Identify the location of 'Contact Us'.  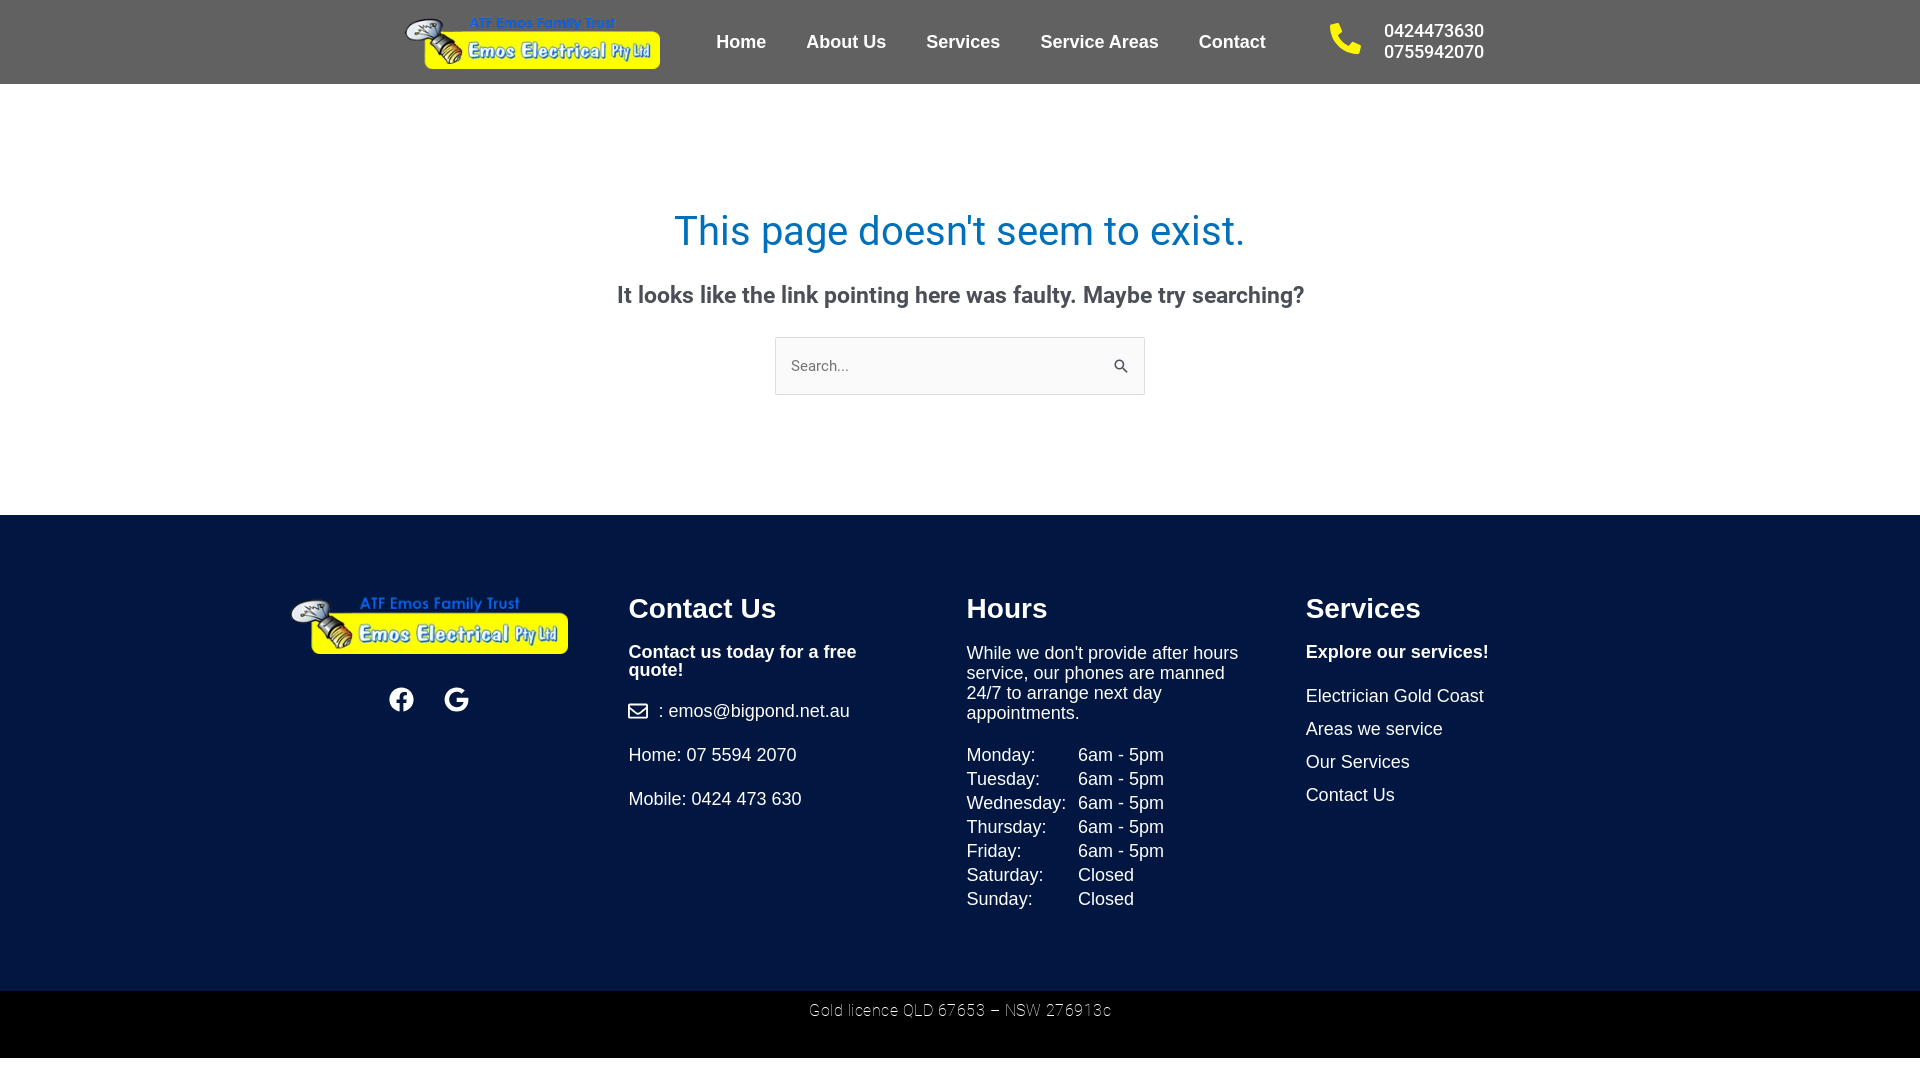
(1468, 793).